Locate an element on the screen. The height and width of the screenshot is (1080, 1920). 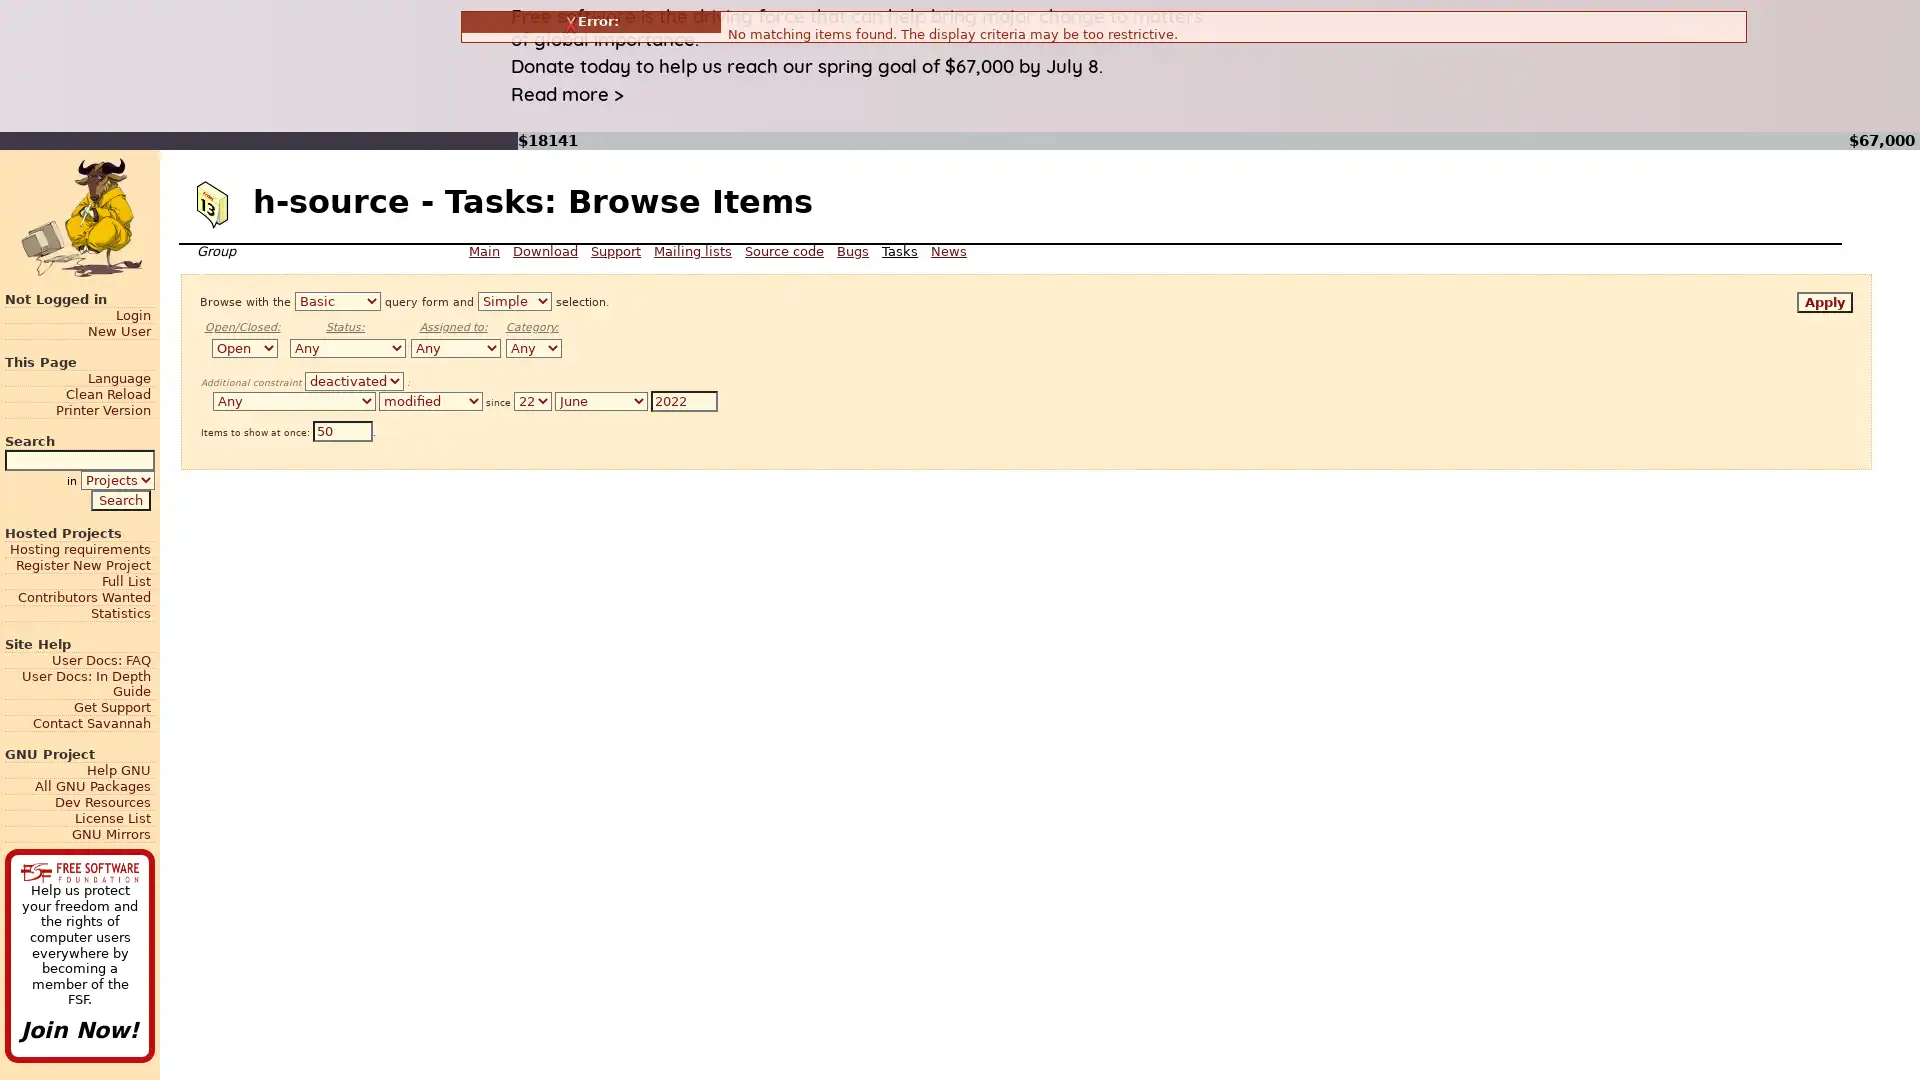
Apply is located at coordinates (1824, 302).